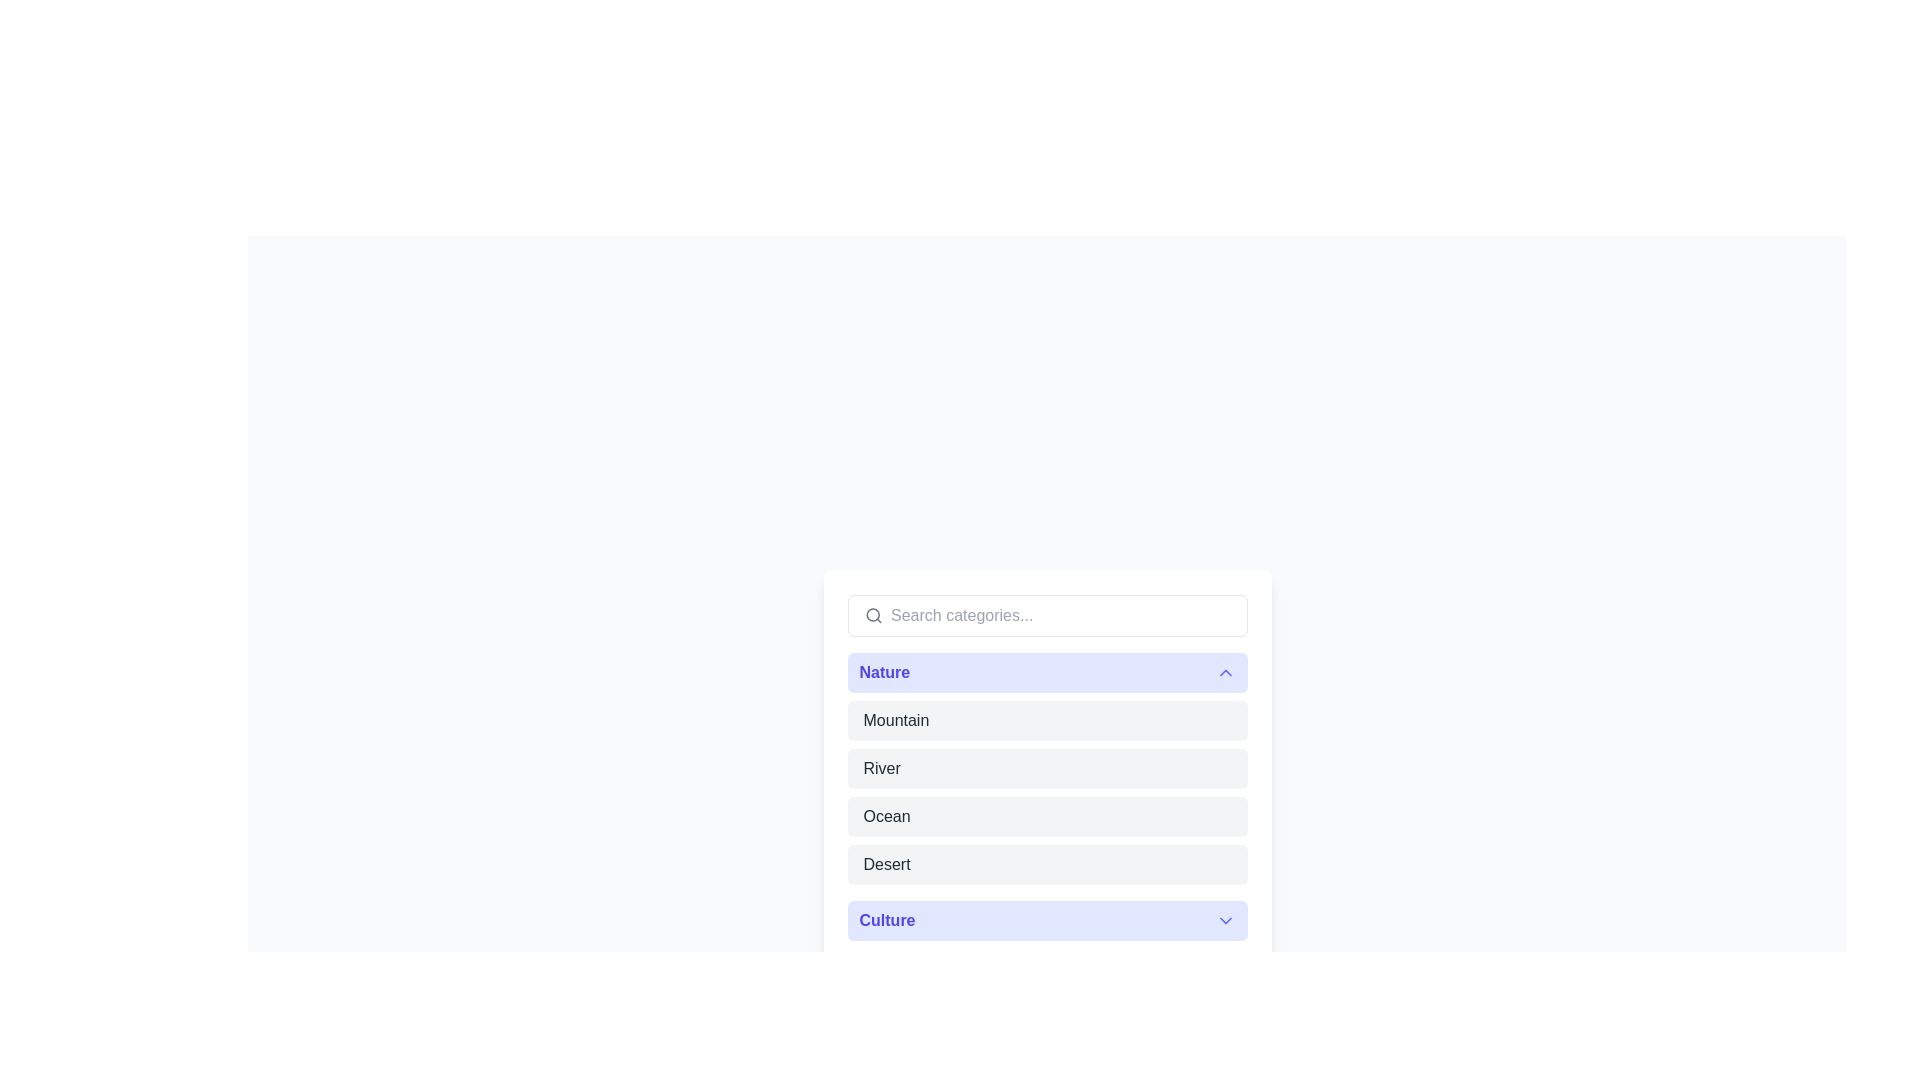 This screenshot has height=1080, width=1920. What do you see at coordinates (895, 721) in the screenshot?
I see `the 'Mountain' category text label located in the dropdown menu under the header 'Nature'` at bounding box center [895, 721].